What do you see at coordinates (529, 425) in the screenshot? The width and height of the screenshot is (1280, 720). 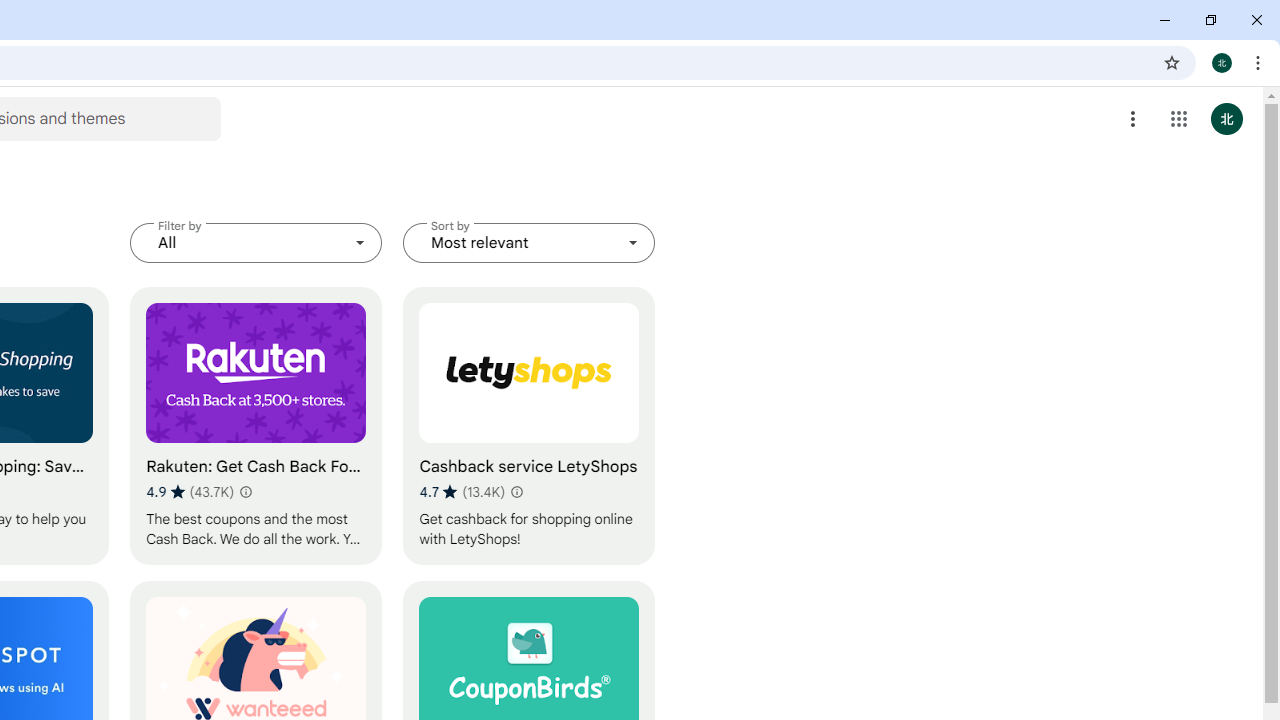 I see `'Cashback service LetyShops'` at bounding box center [529, 425].